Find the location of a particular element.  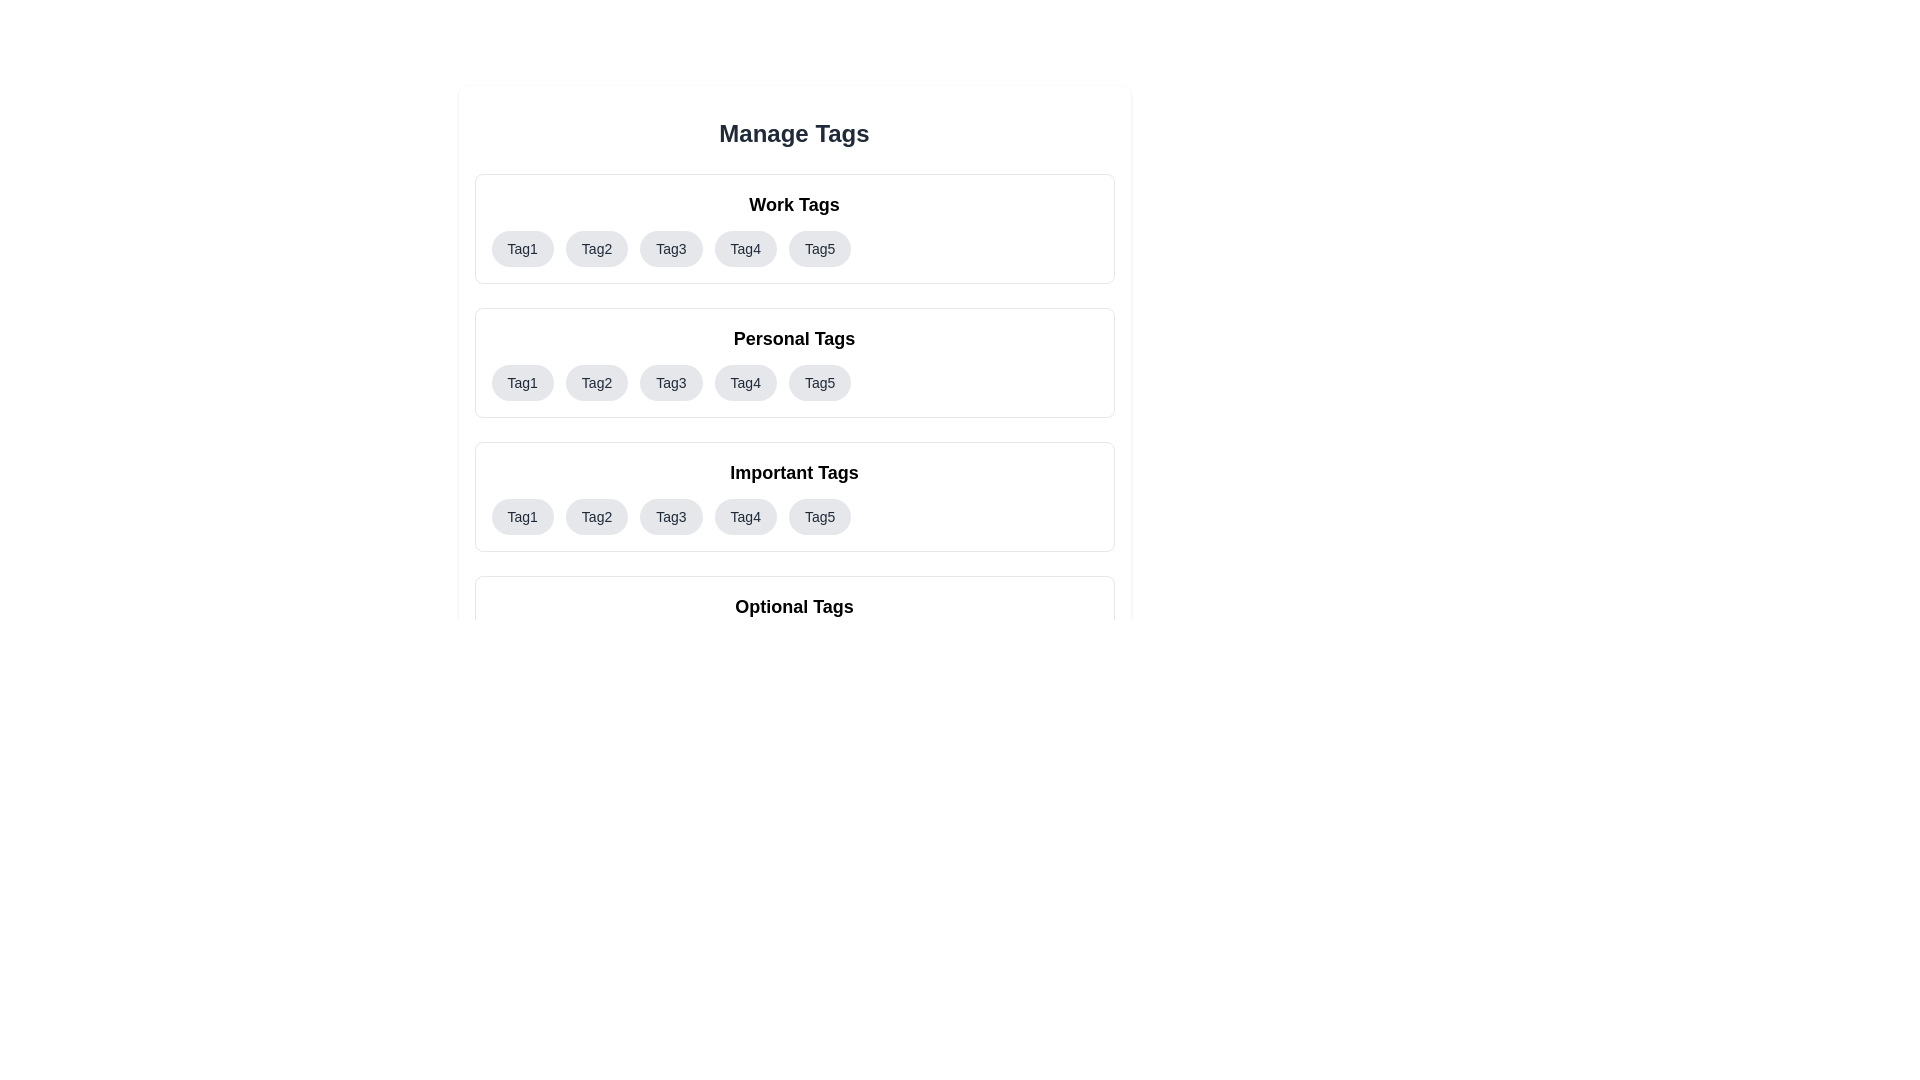

the third tag in the 'Work Tags' group is located at coordinates (671, 248).